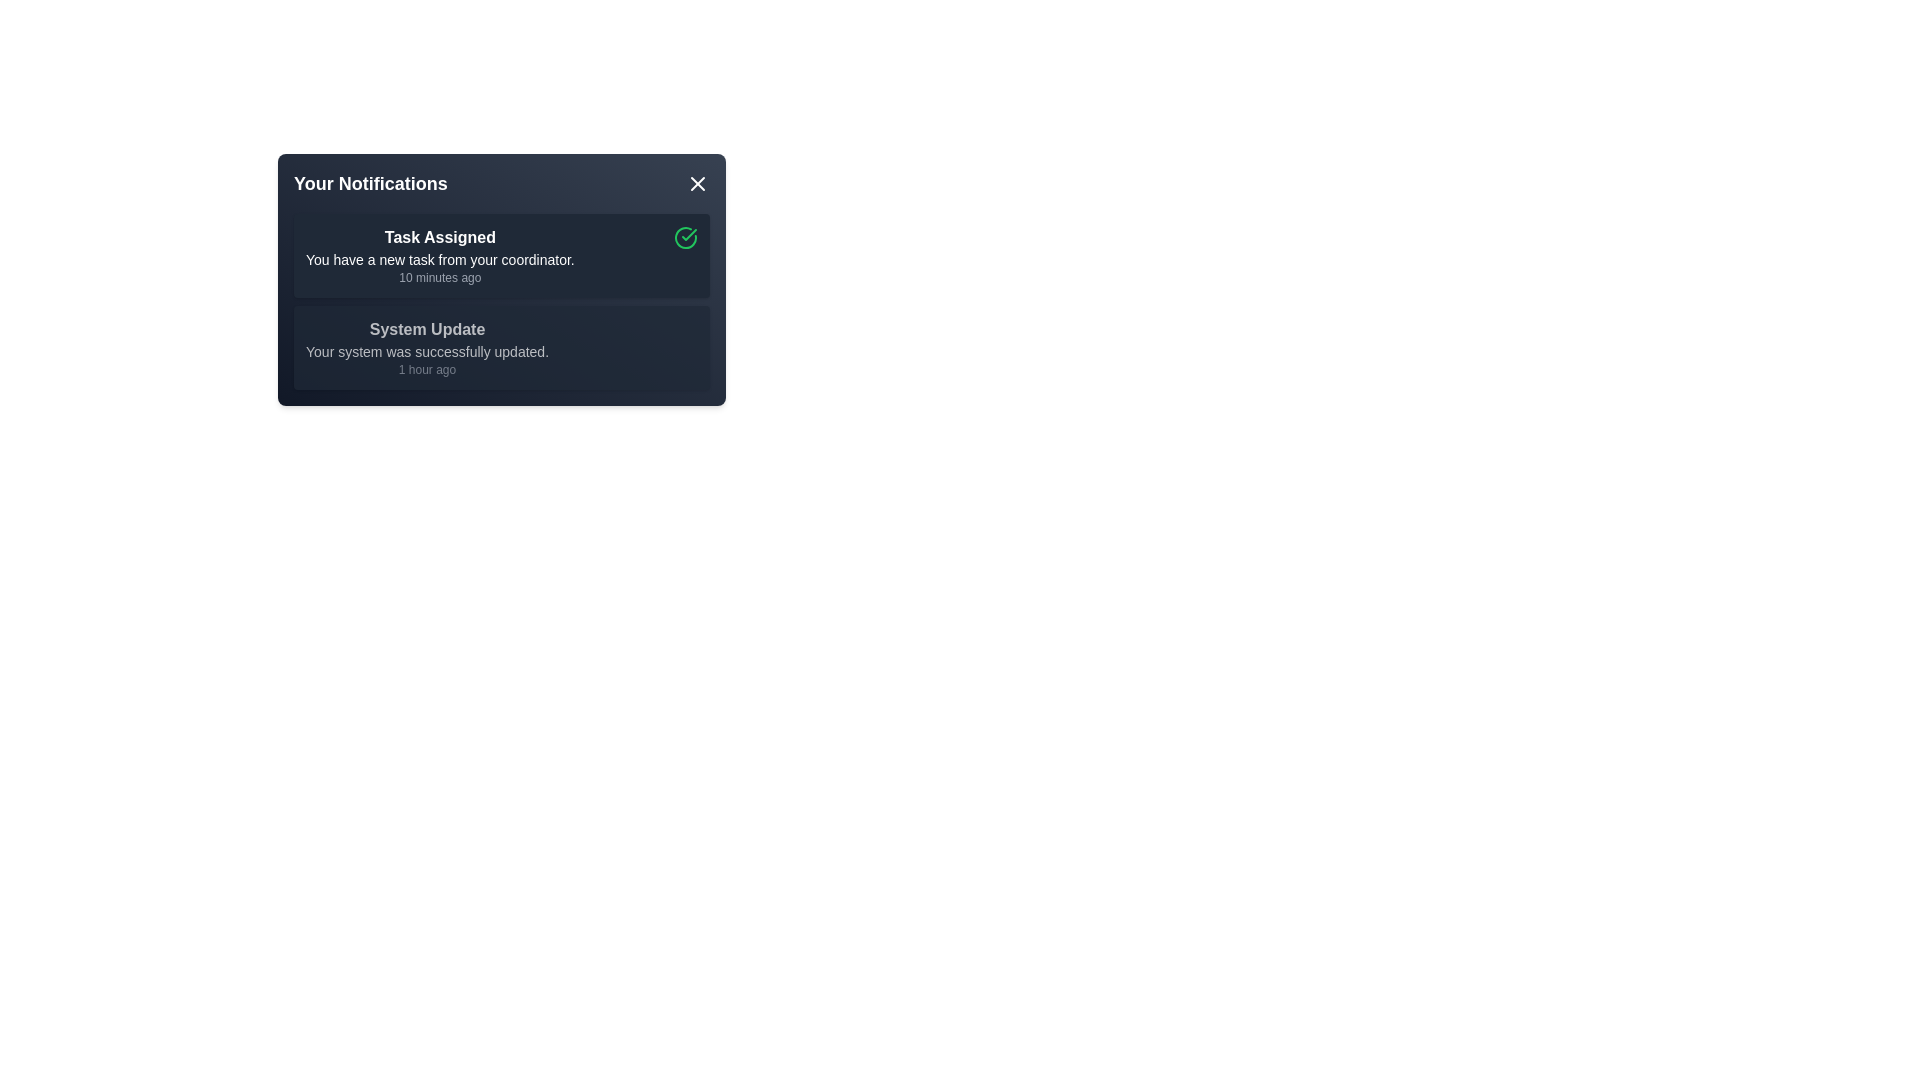 The height and width of the screenshot is (1080, 1920). Describe the element at coordinates (502, 254) in the screenshot. I see `the upper notification entry titled 'Task Assigned'` at that location.